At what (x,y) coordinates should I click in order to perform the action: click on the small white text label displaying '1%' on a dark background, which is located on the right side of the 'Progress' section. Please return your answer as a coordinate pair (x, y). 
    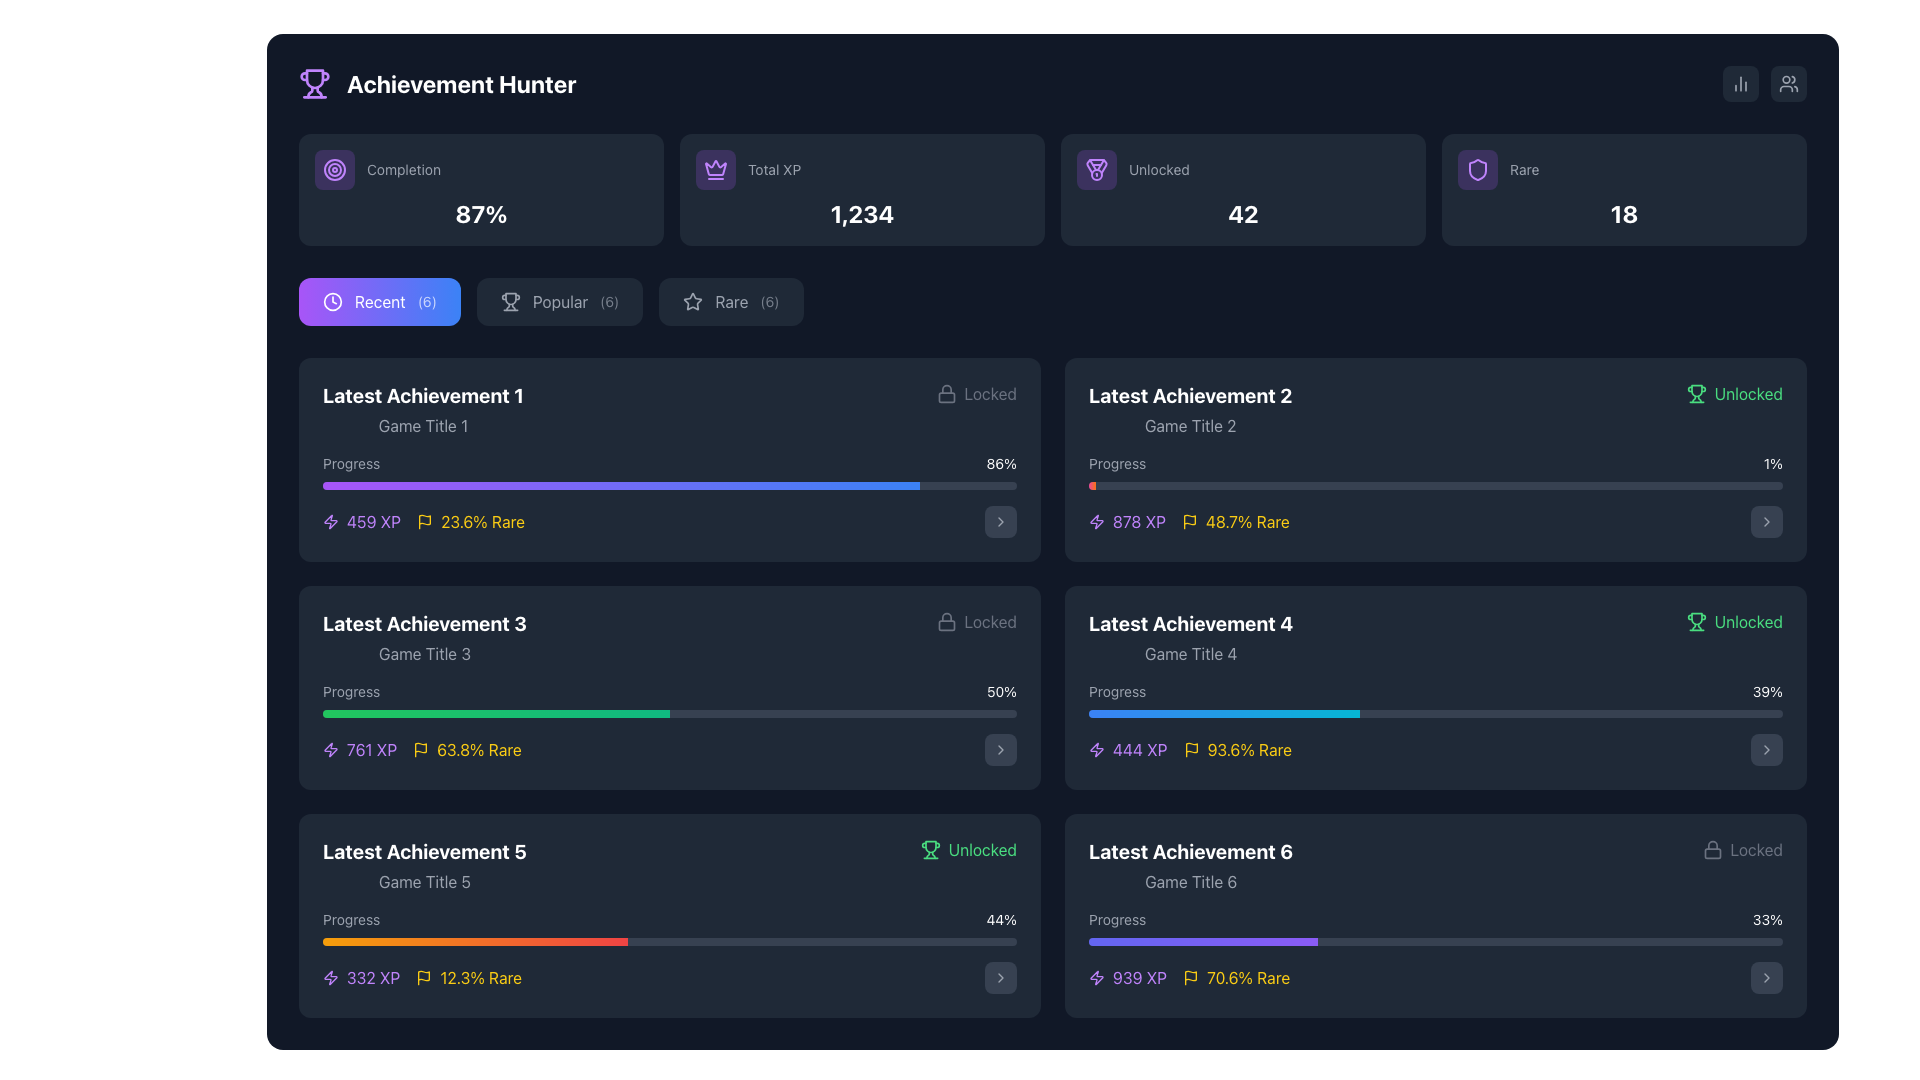
    Looking at the image, I should click on (1773, 463).